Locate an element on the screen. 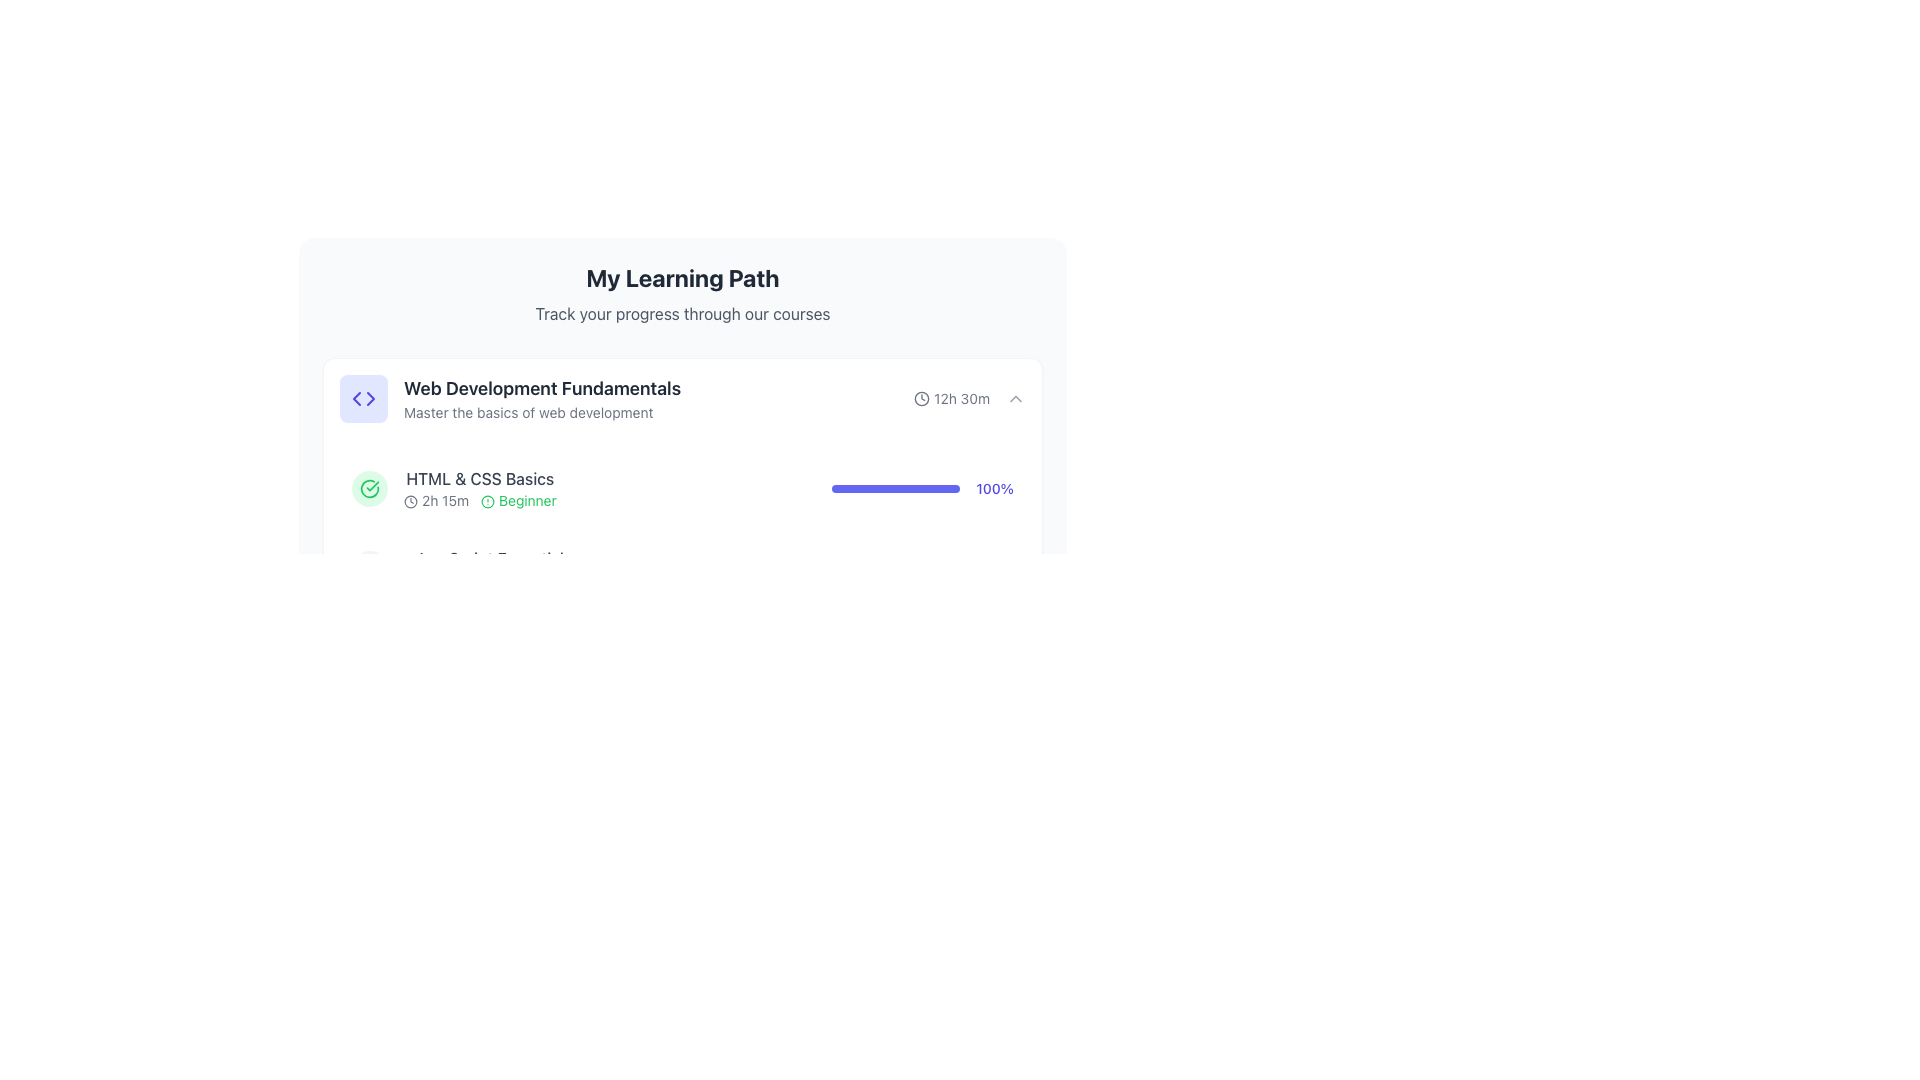 This screenshot has width=1920, height=1080. the Text Label displaying 'Web Development Fundamentals', which is the primary title in bold and dark gray color at the top-left of a course item card is located at coordinates (542, 389).